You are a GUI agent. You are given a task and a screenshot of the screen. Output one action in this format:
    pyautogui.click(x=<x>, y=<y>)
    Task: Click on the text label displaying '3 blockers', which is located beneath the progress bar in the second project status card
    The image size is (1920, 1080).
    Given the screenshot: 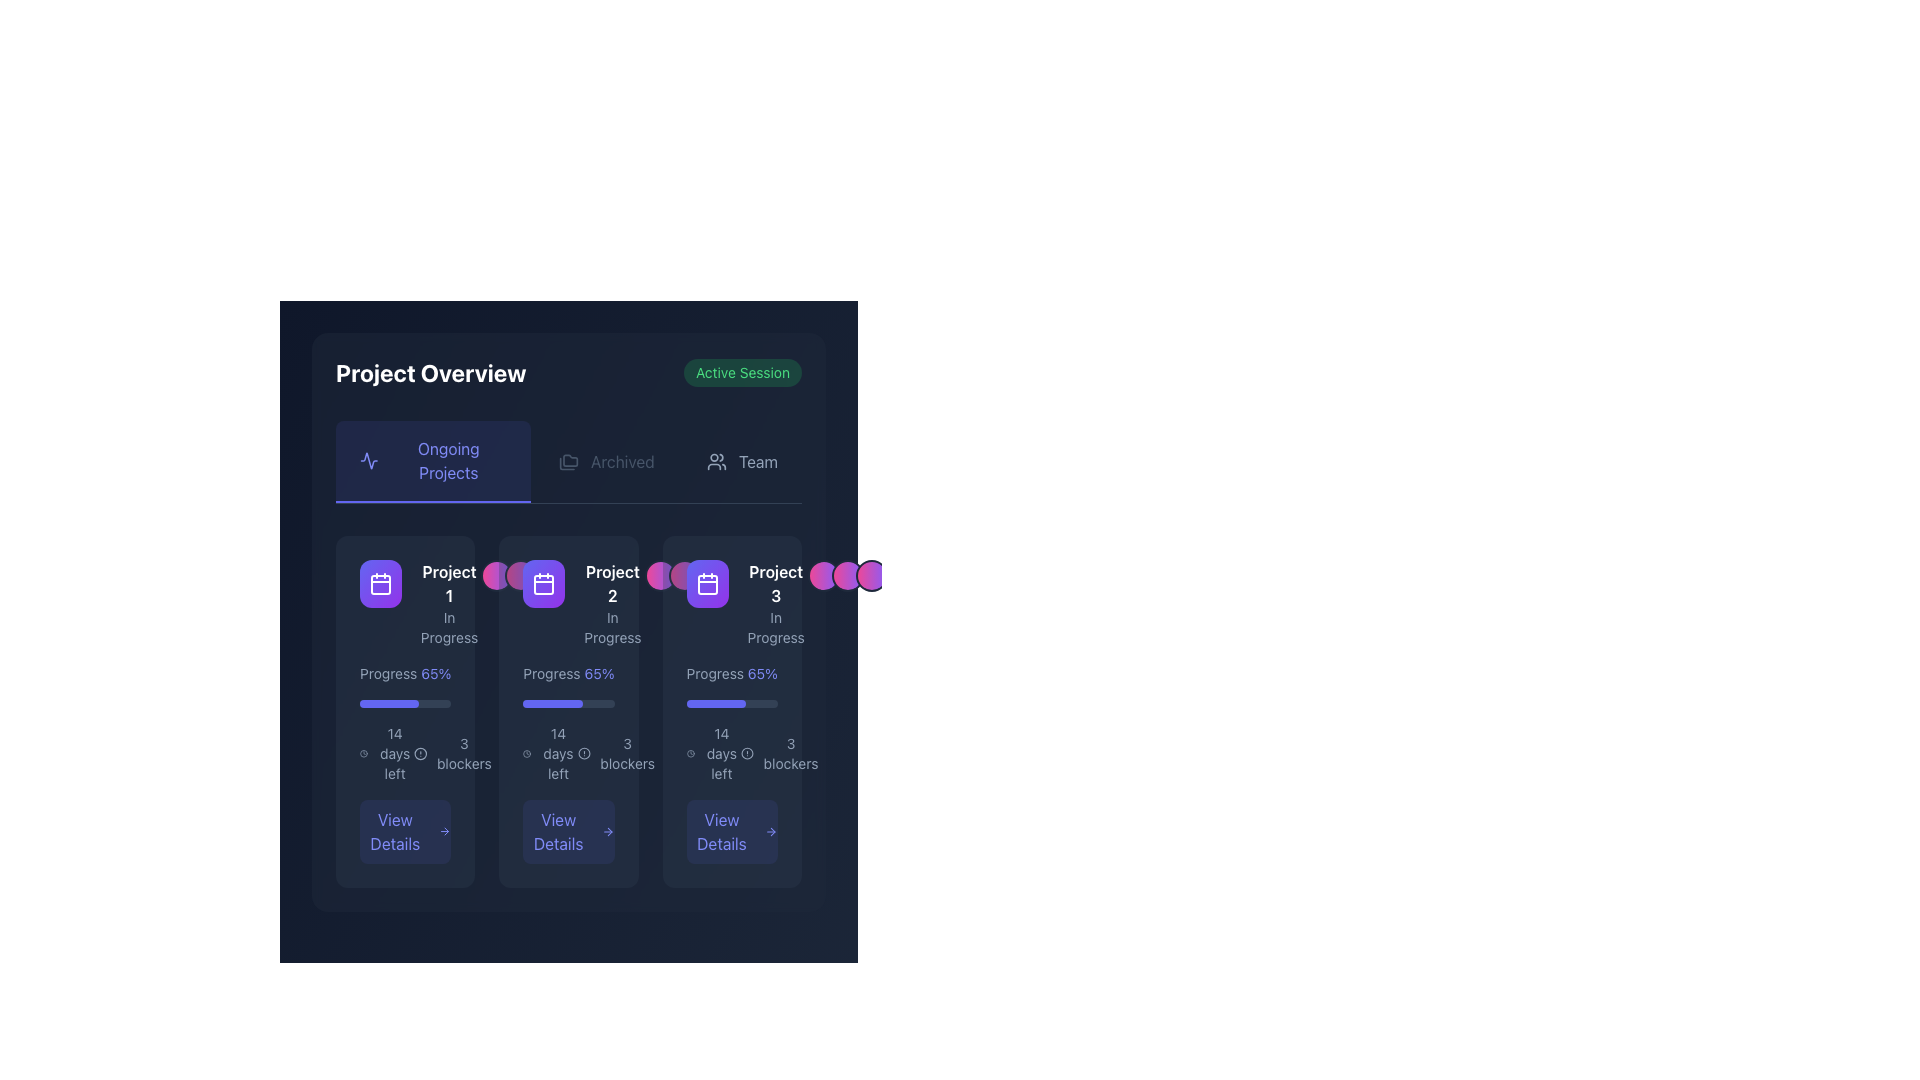 What is the action you would take?
    pyautogui.click(x=626, y=753)
    